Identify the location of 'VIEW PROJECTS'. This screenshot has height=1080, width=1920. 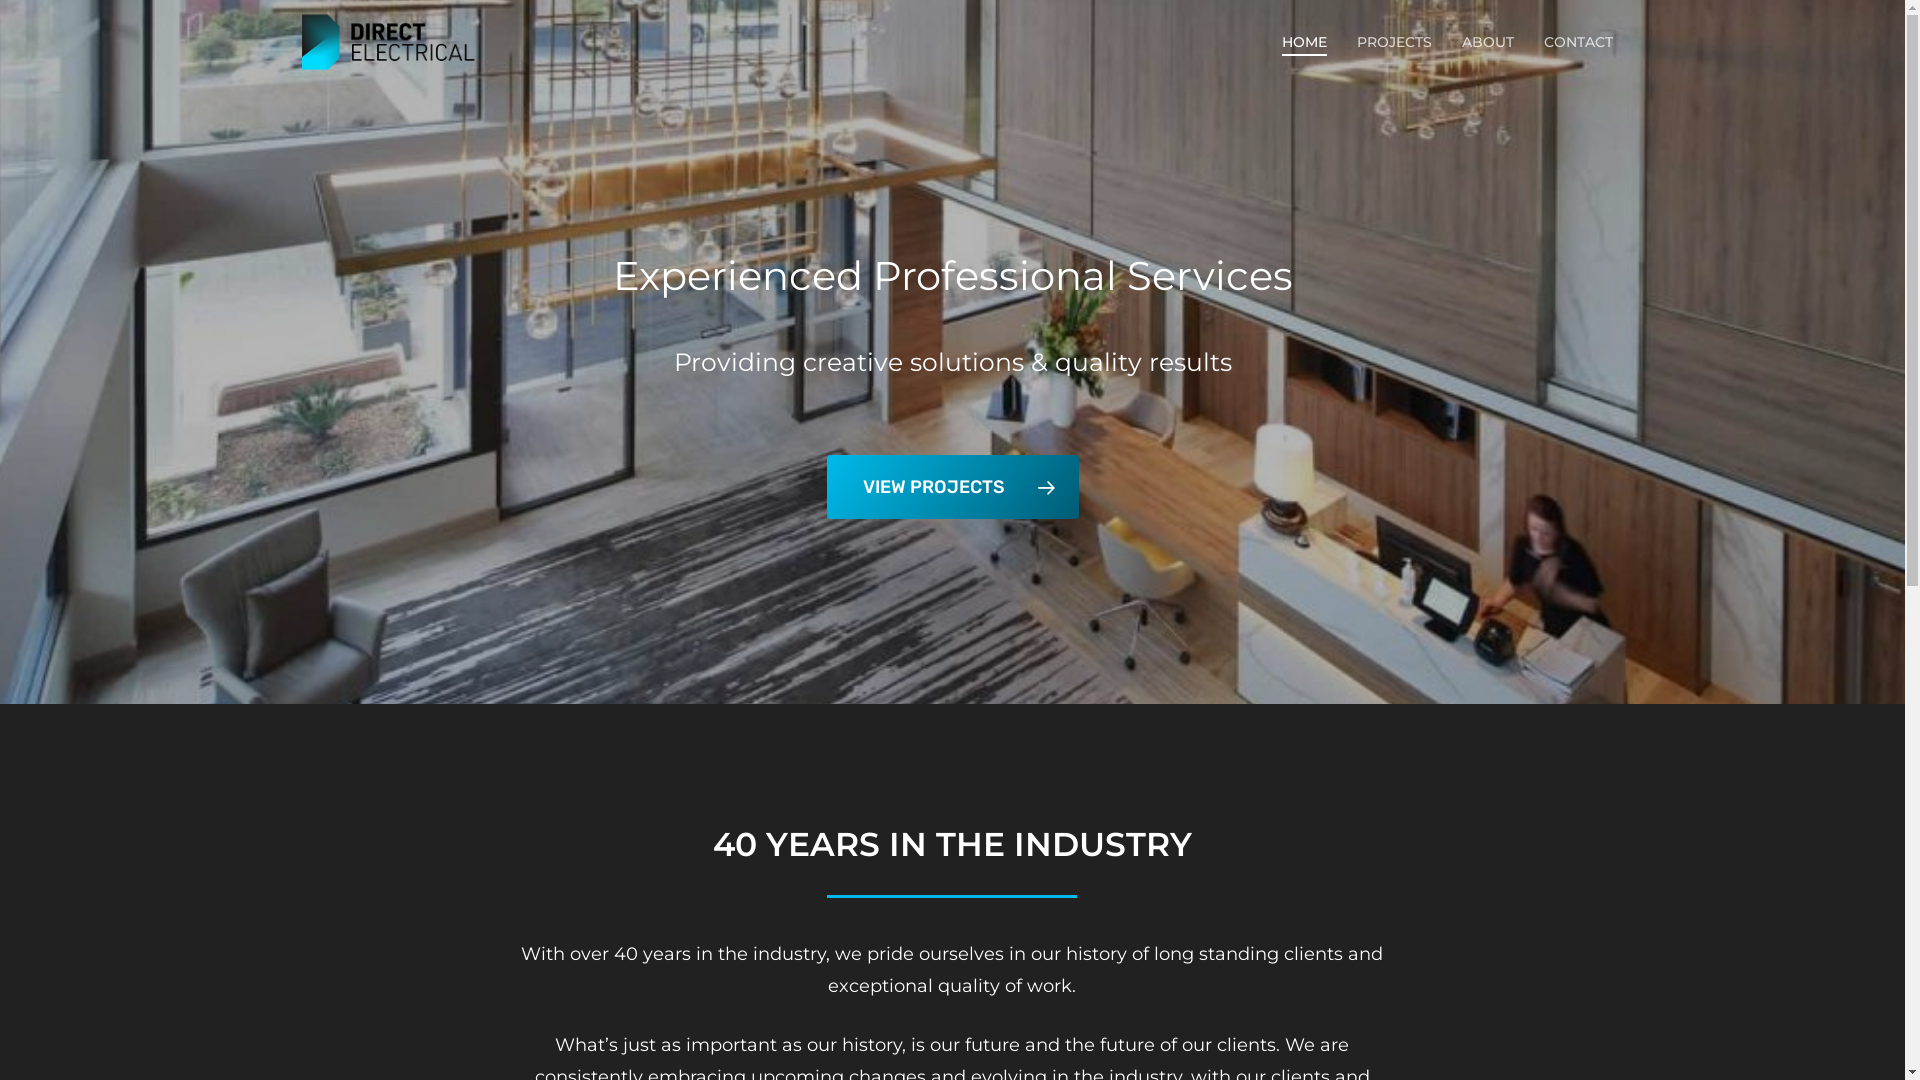
(825, 486).